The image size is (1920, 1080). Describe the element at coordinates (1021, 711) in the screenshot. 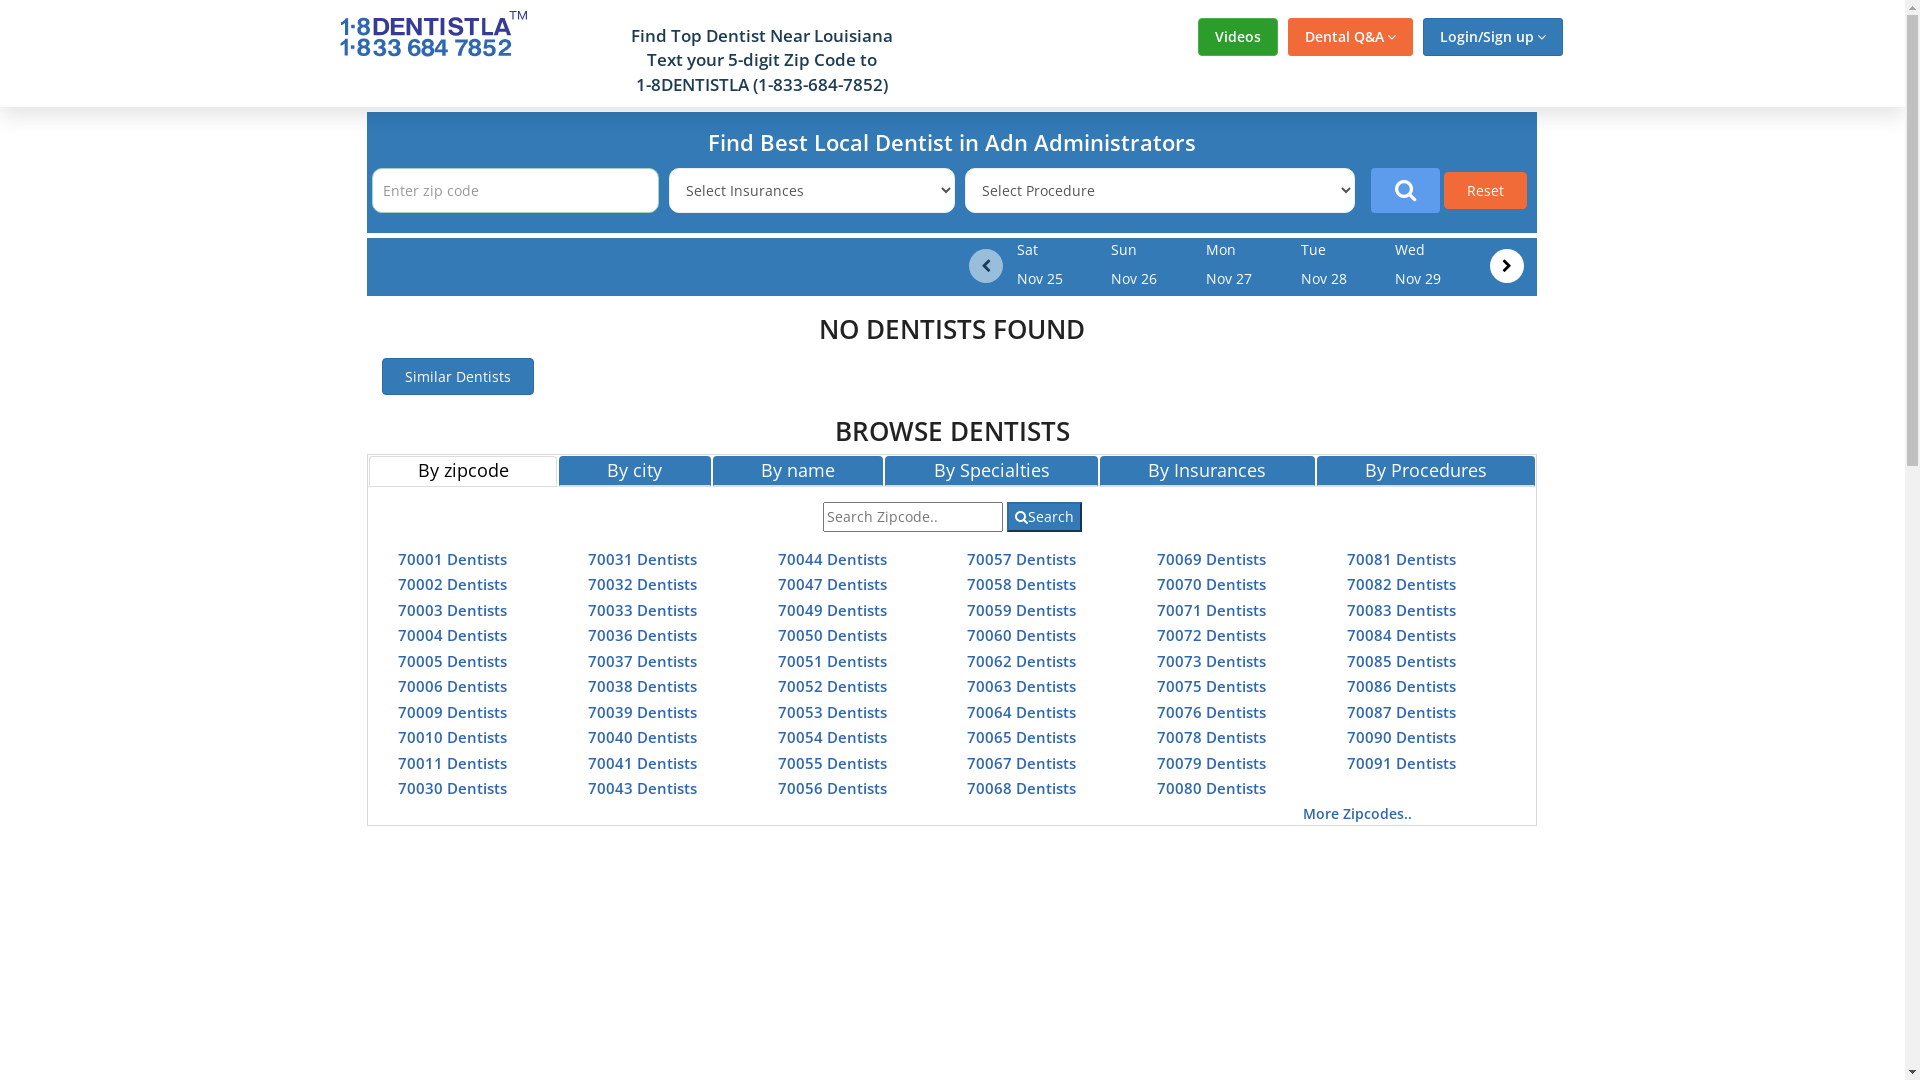

I see `'70064 Dentists'` at that location.